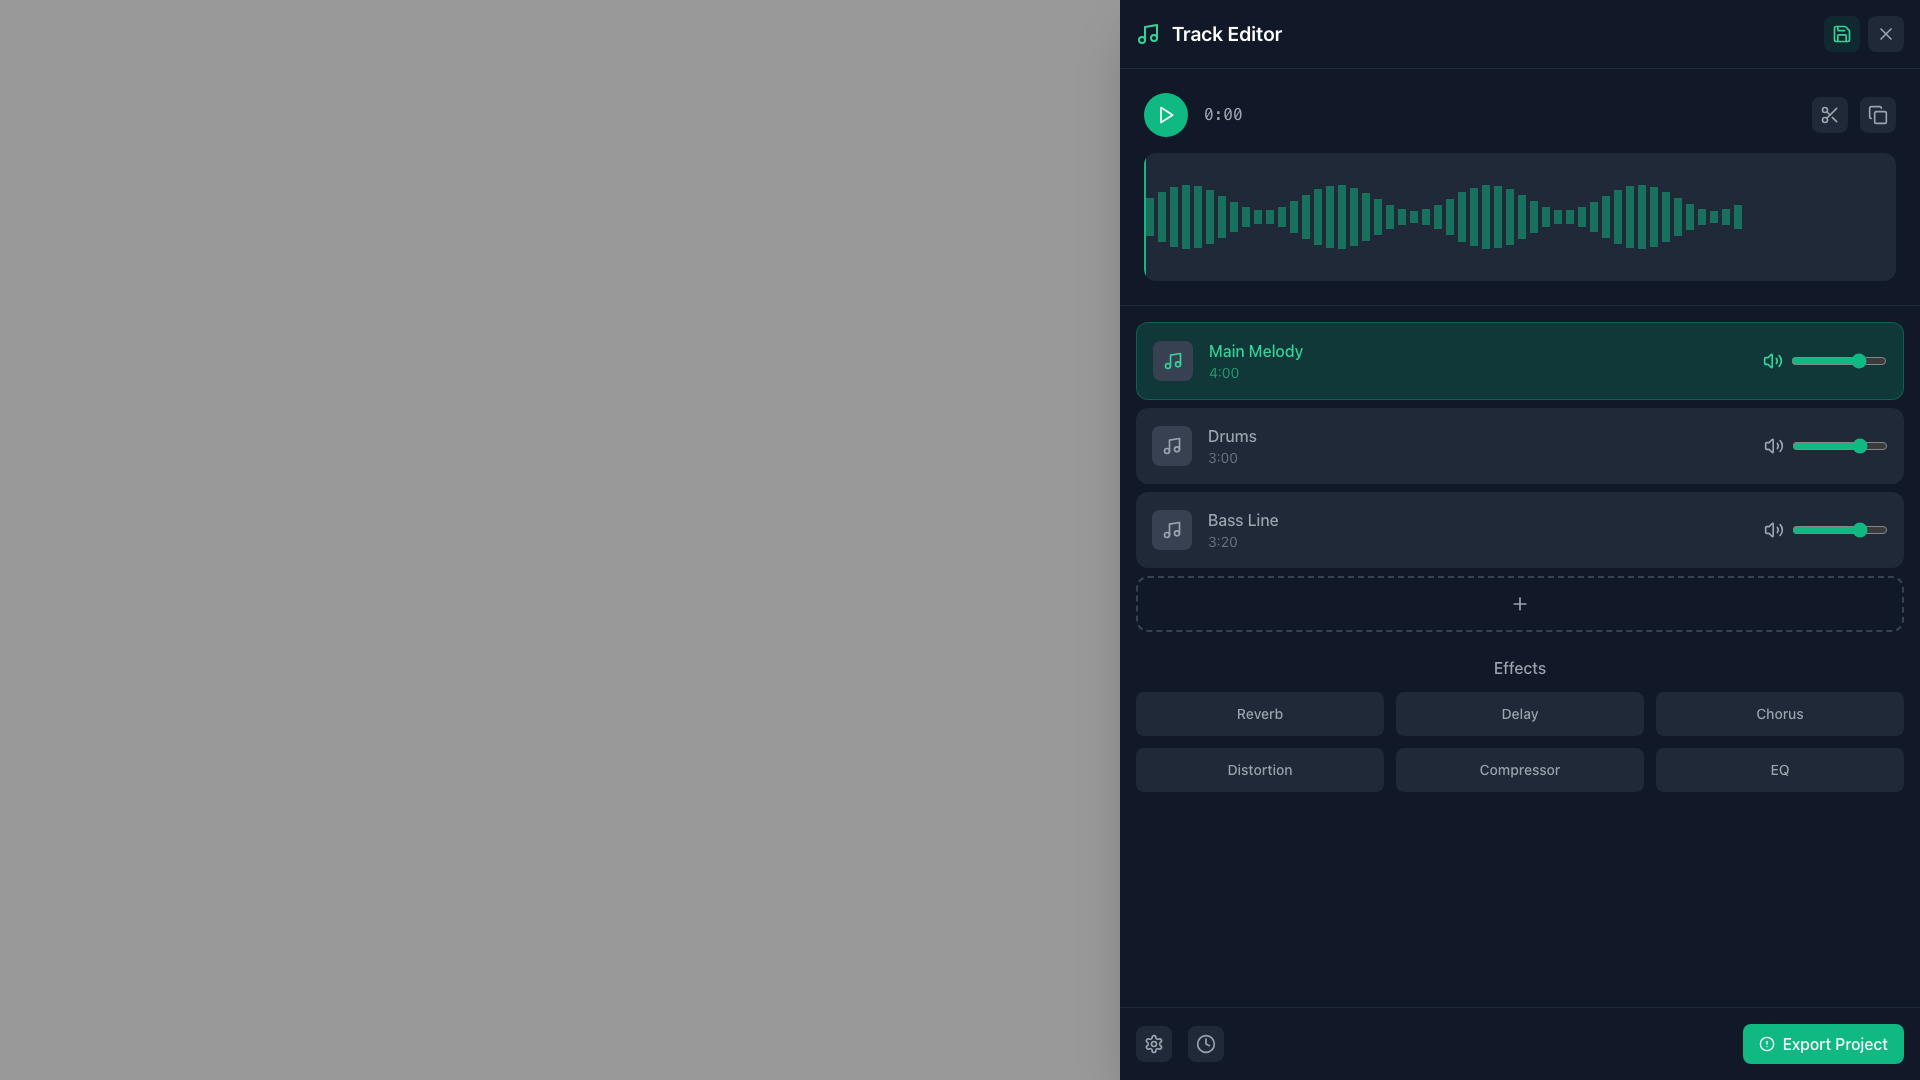 The width and height of the screenshot is (1920, 1080). Describe the element at coordinates (1353, 216) in the screenshot. I see `the 18th vertical bar of the waveform display in the track editor interface, which visualizes audio data` at that location.